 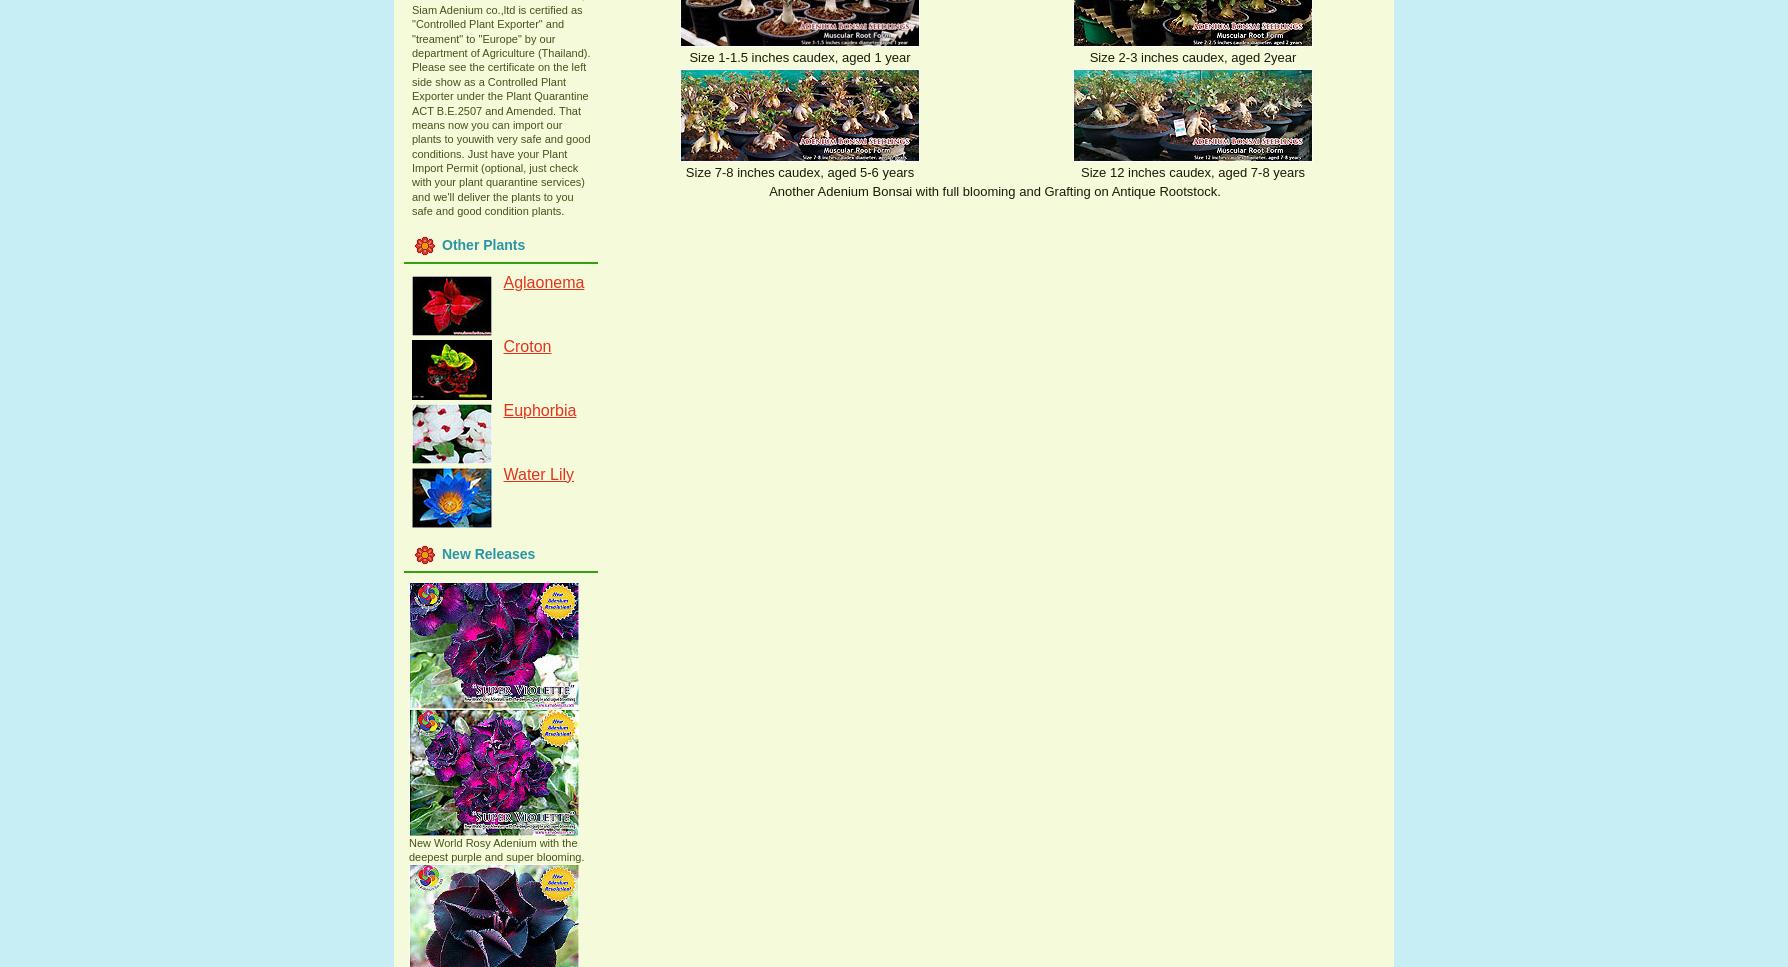 What do you see at coordinates (798, 55) in the screenshot?
I see `'Size 1-1.5 inches caudex, aged 1 year'` at bounding box center [798, 55].